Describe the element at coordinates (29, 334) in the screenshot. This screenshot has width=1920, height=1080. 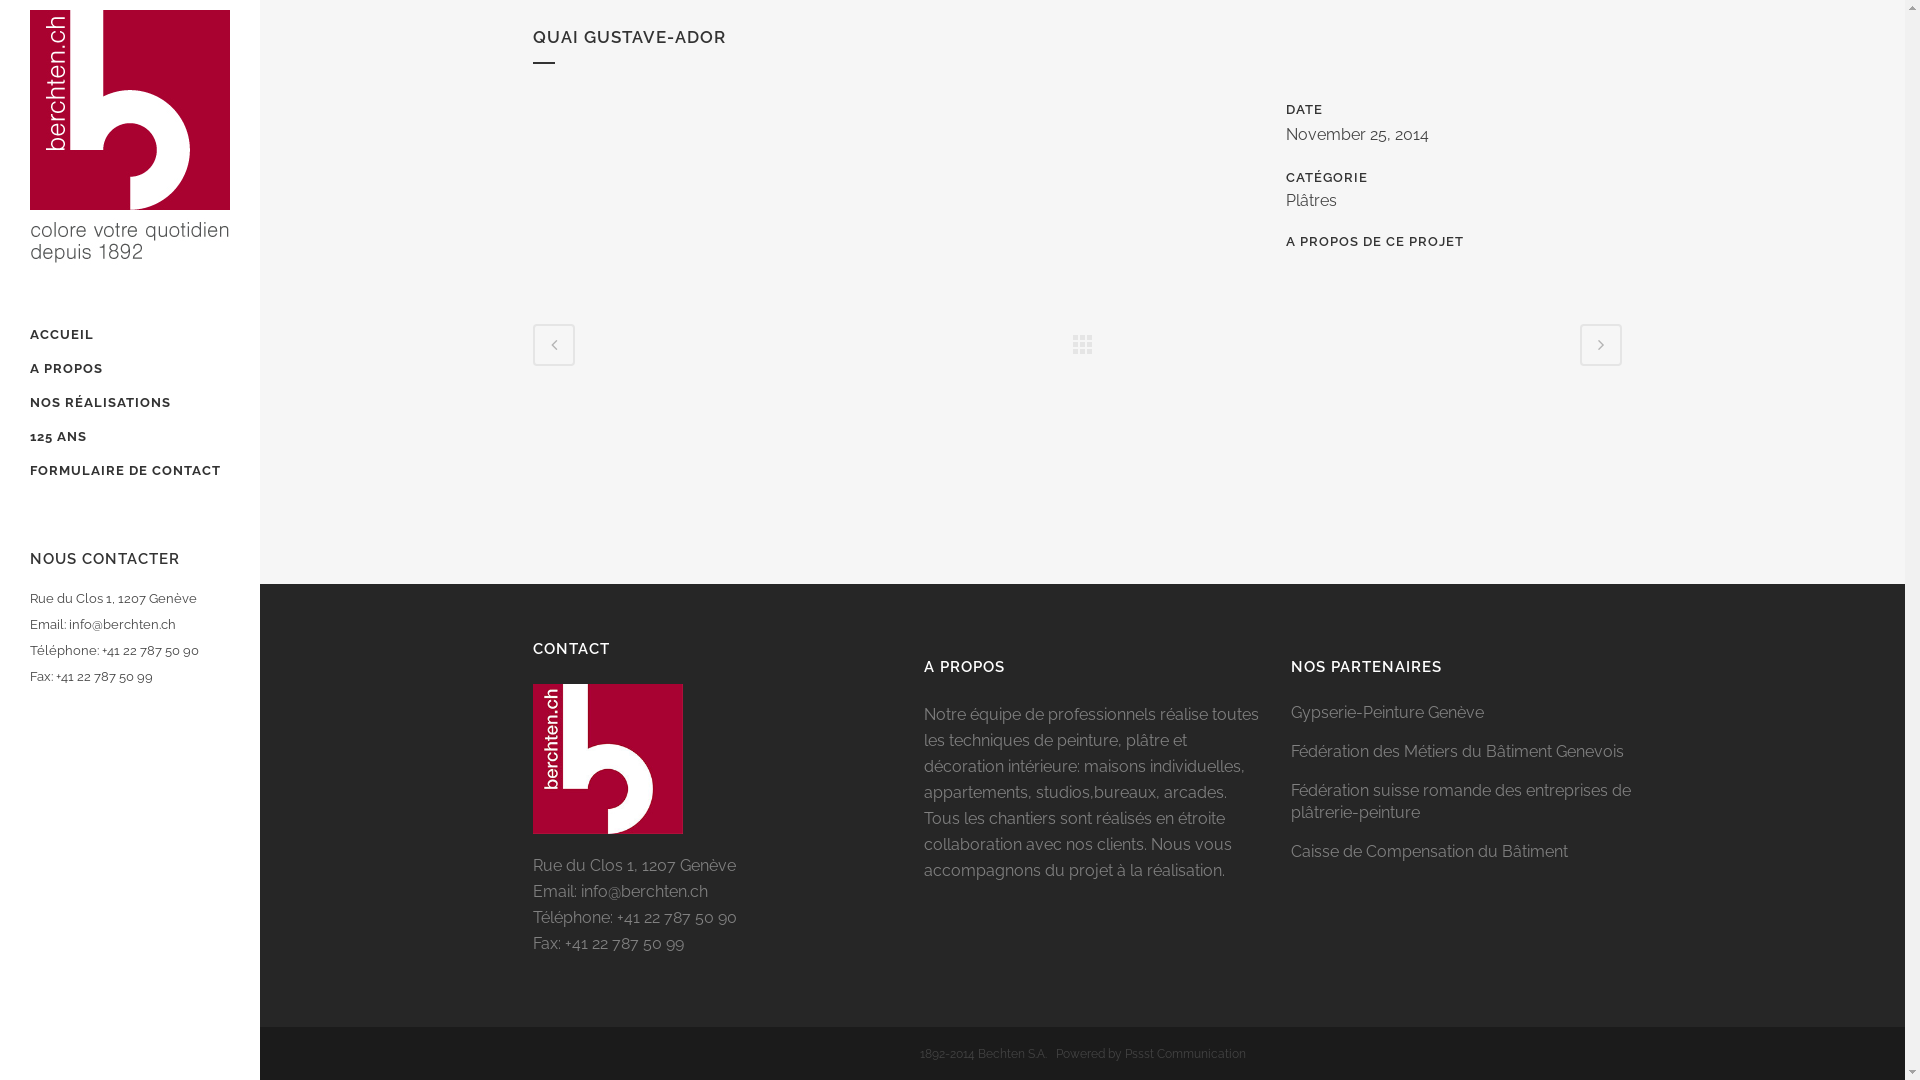
I see `'ACCUEIL'` at that location.